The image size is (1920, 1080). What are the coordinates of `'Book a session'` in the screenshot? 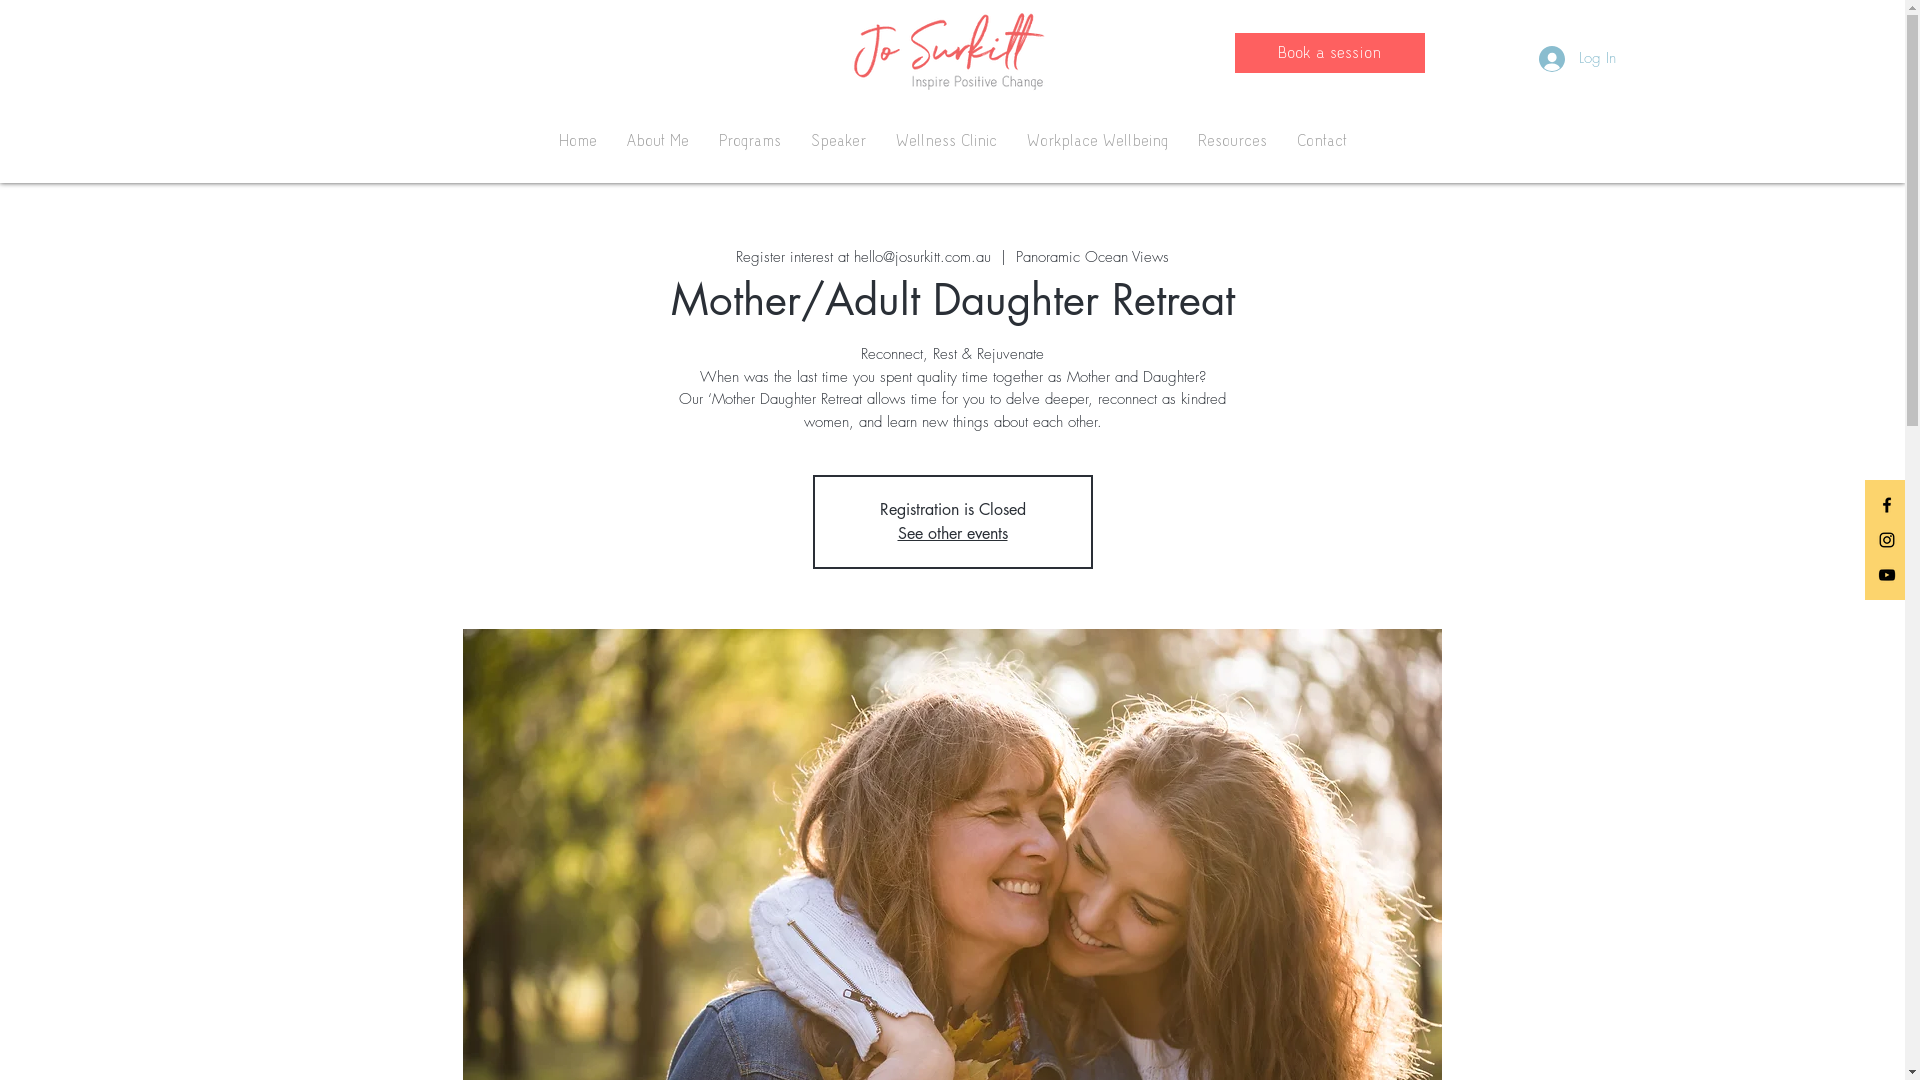 It's located at (1232, 52).